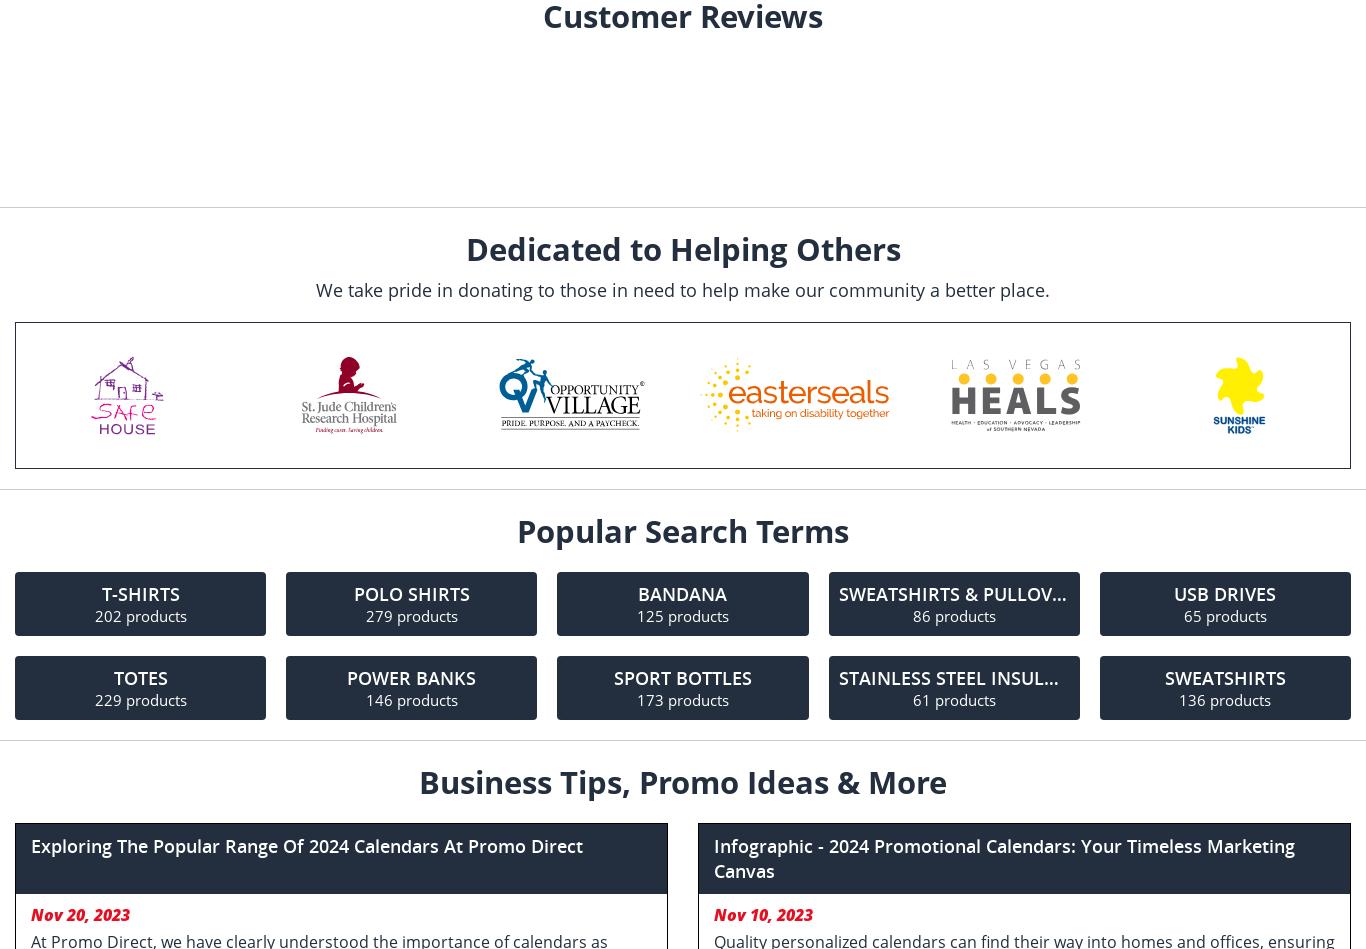 This screenshot has height=949, width=1366. I want to click on 'Nov 20, 2023', so click(80, 914).